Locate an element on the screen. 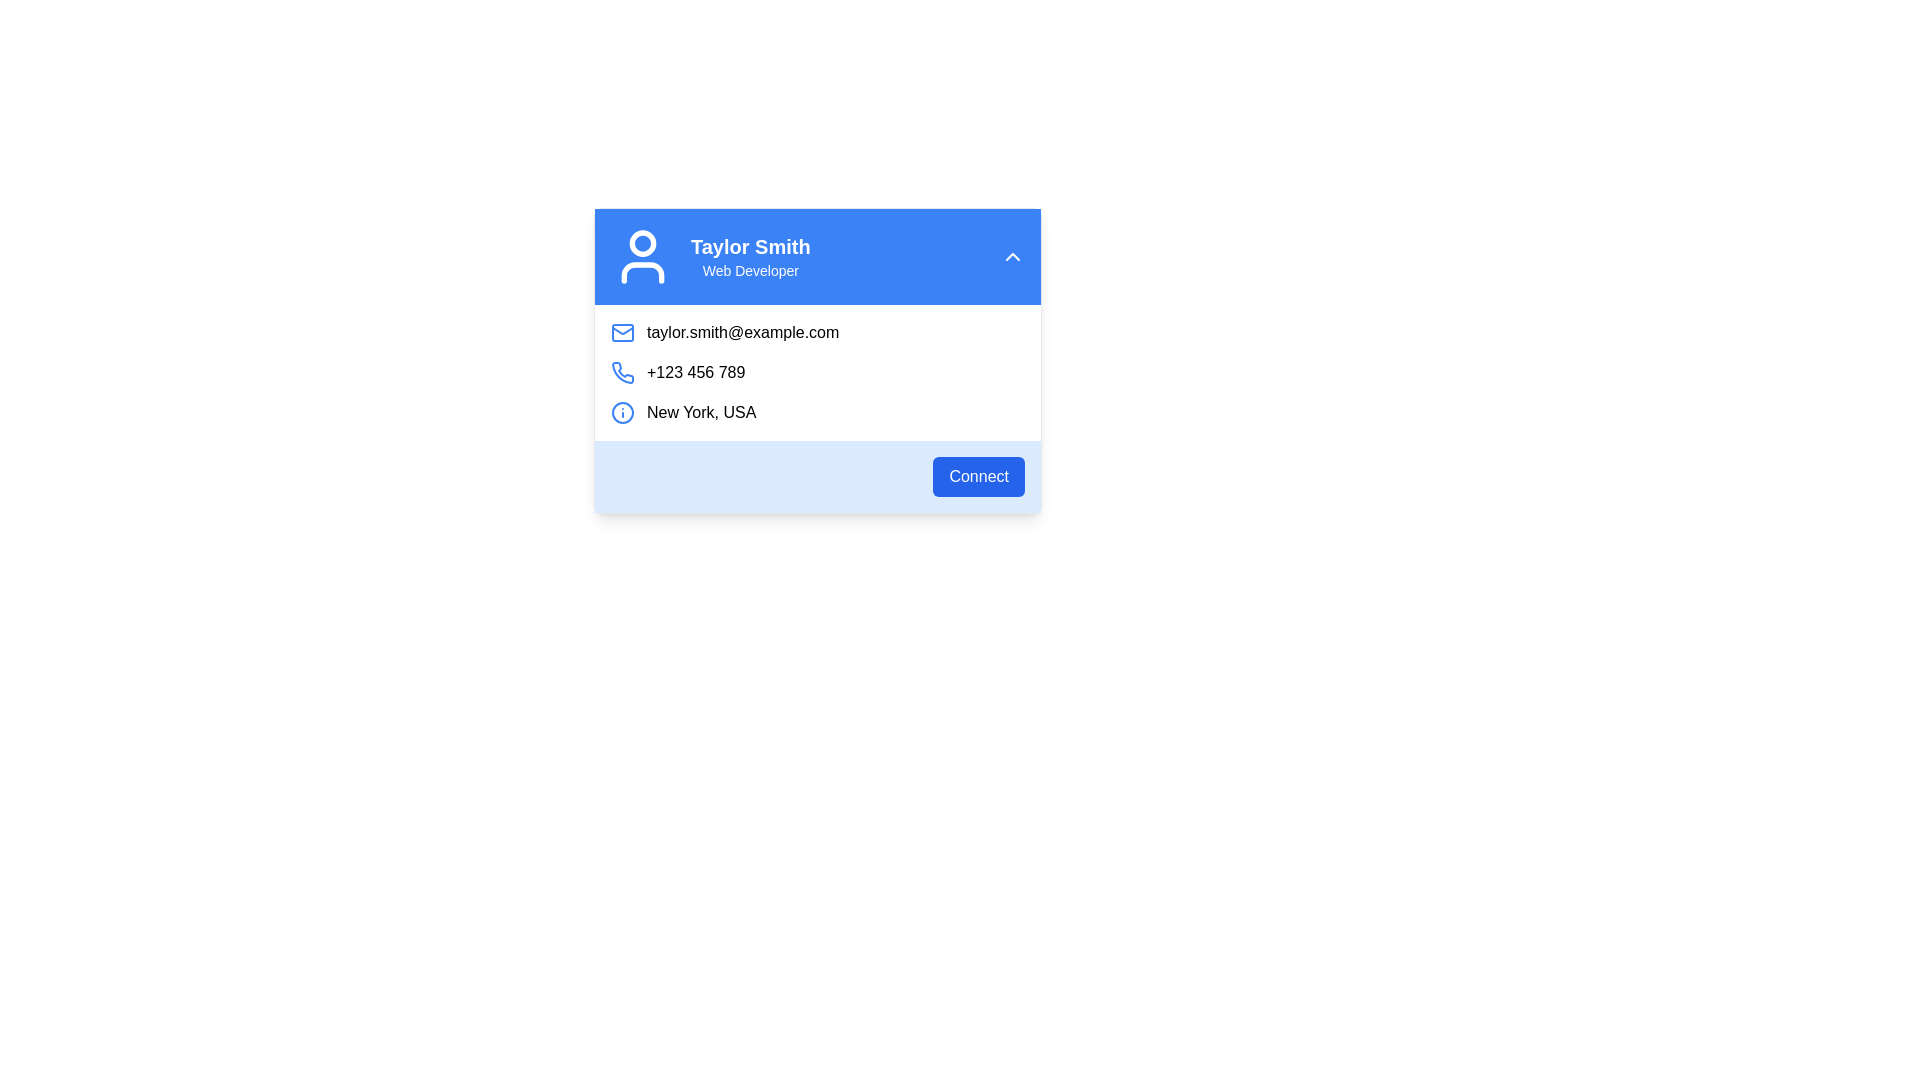  the informational vector-based icon located to the left of the text 'New York, USA' within the card layout is located at coordinates (622, 411).